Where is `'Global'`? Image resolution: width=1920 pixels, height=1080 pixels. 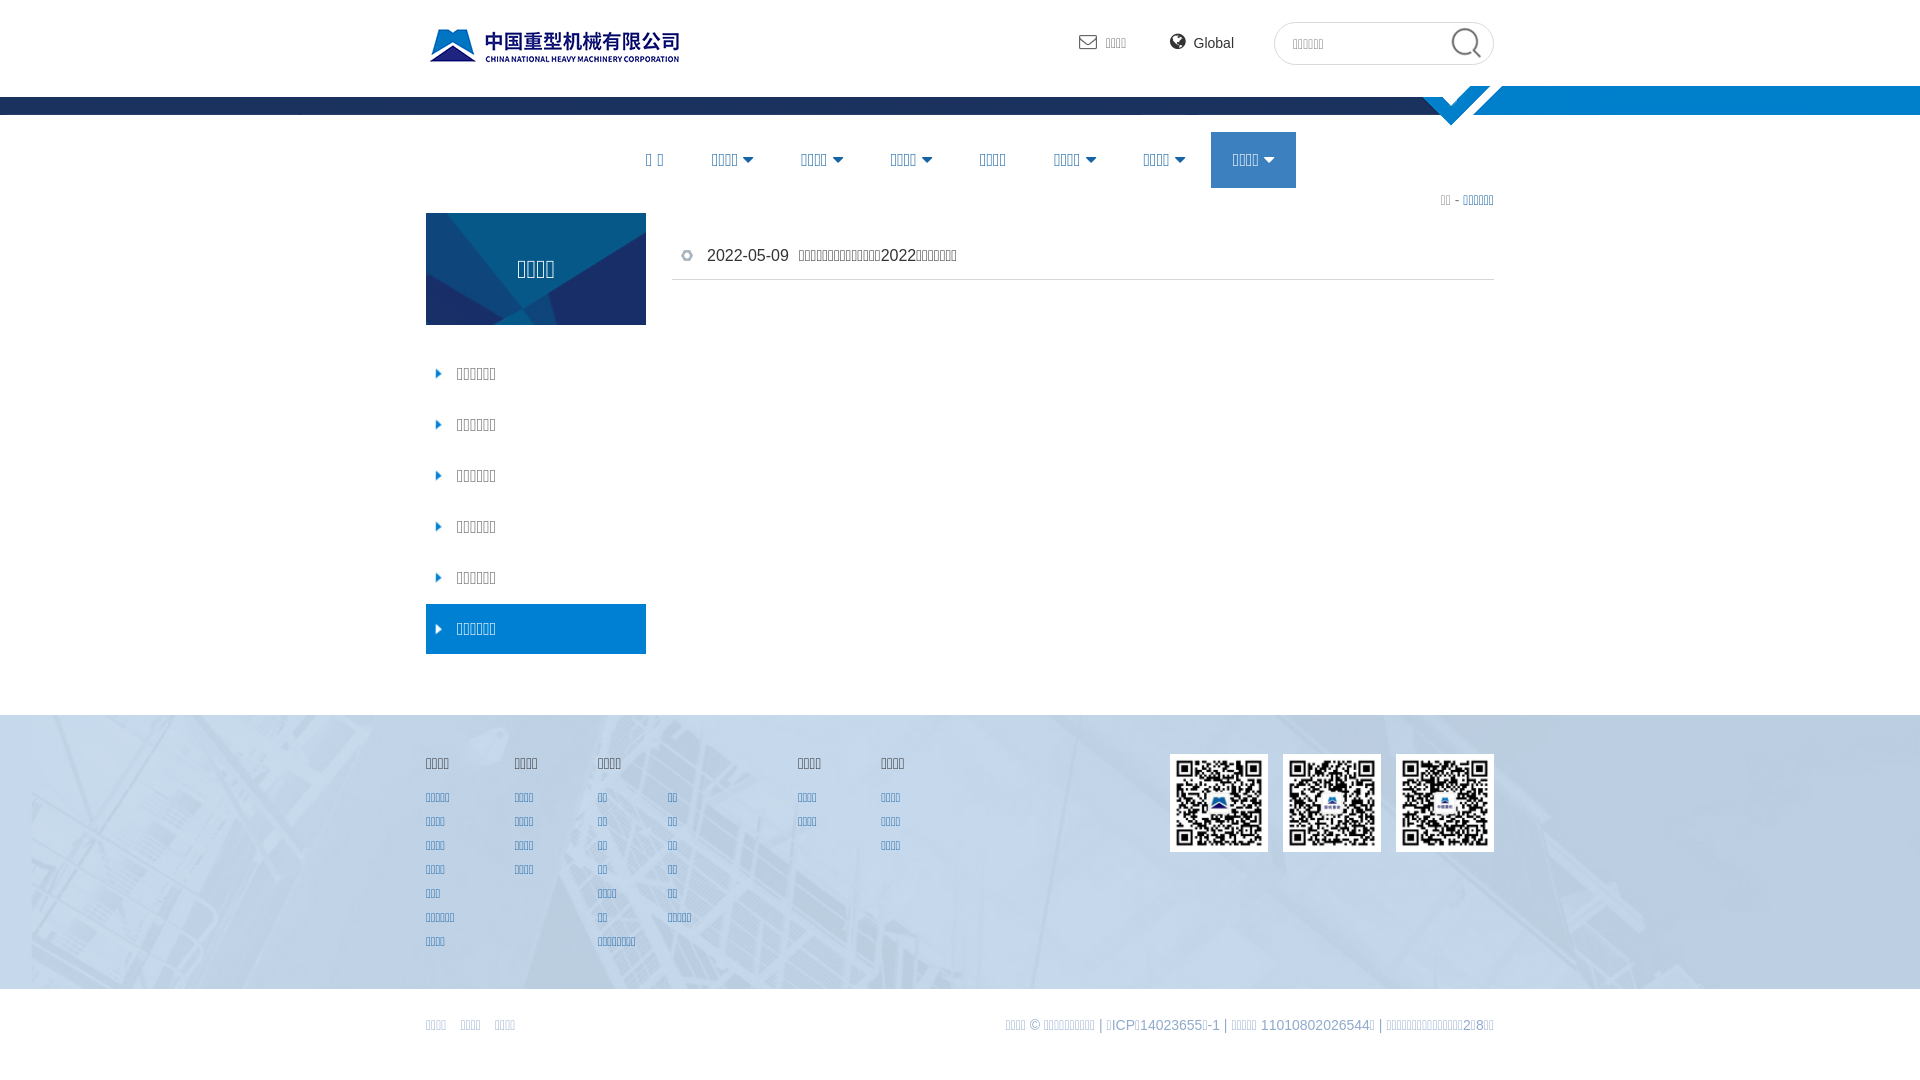
'Global' is located at coordinates (1200, 42).